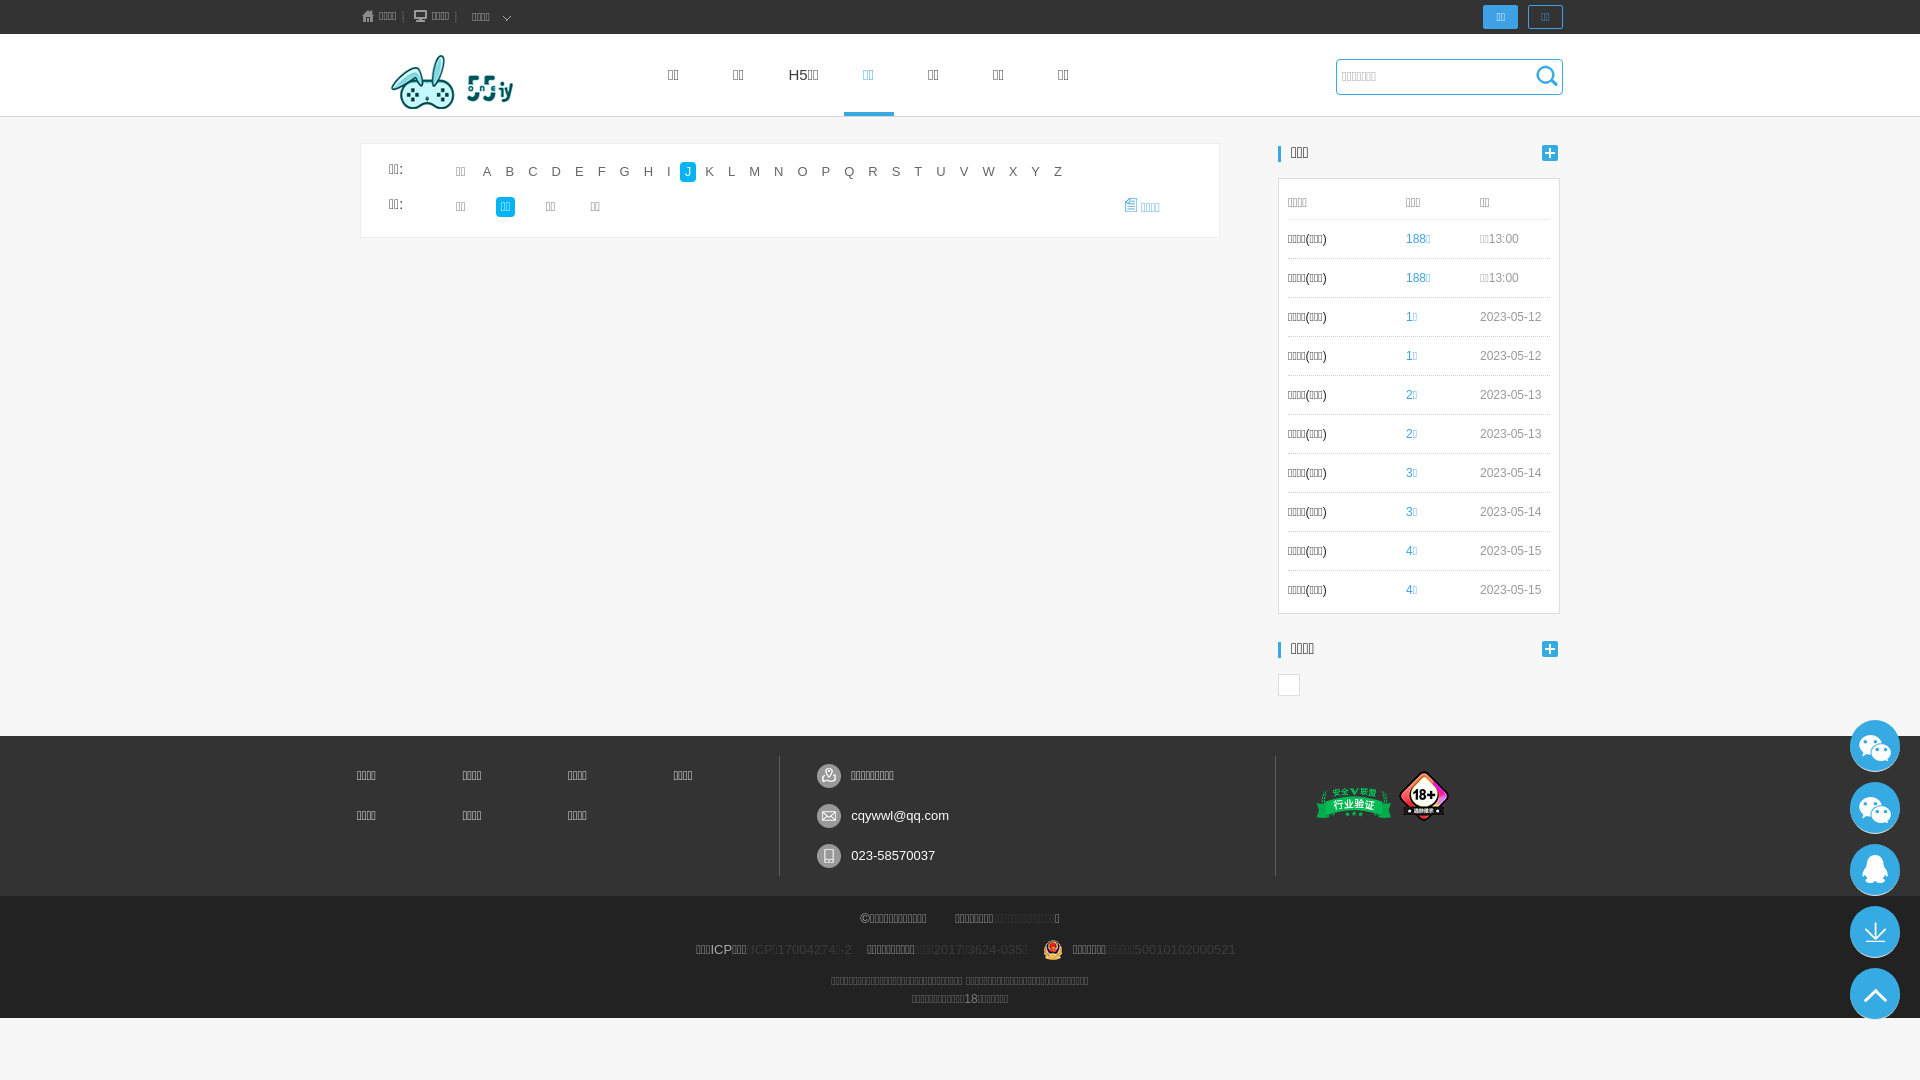 The image size is (1920, 1080). I want to click on 'U', so click(939, 171).